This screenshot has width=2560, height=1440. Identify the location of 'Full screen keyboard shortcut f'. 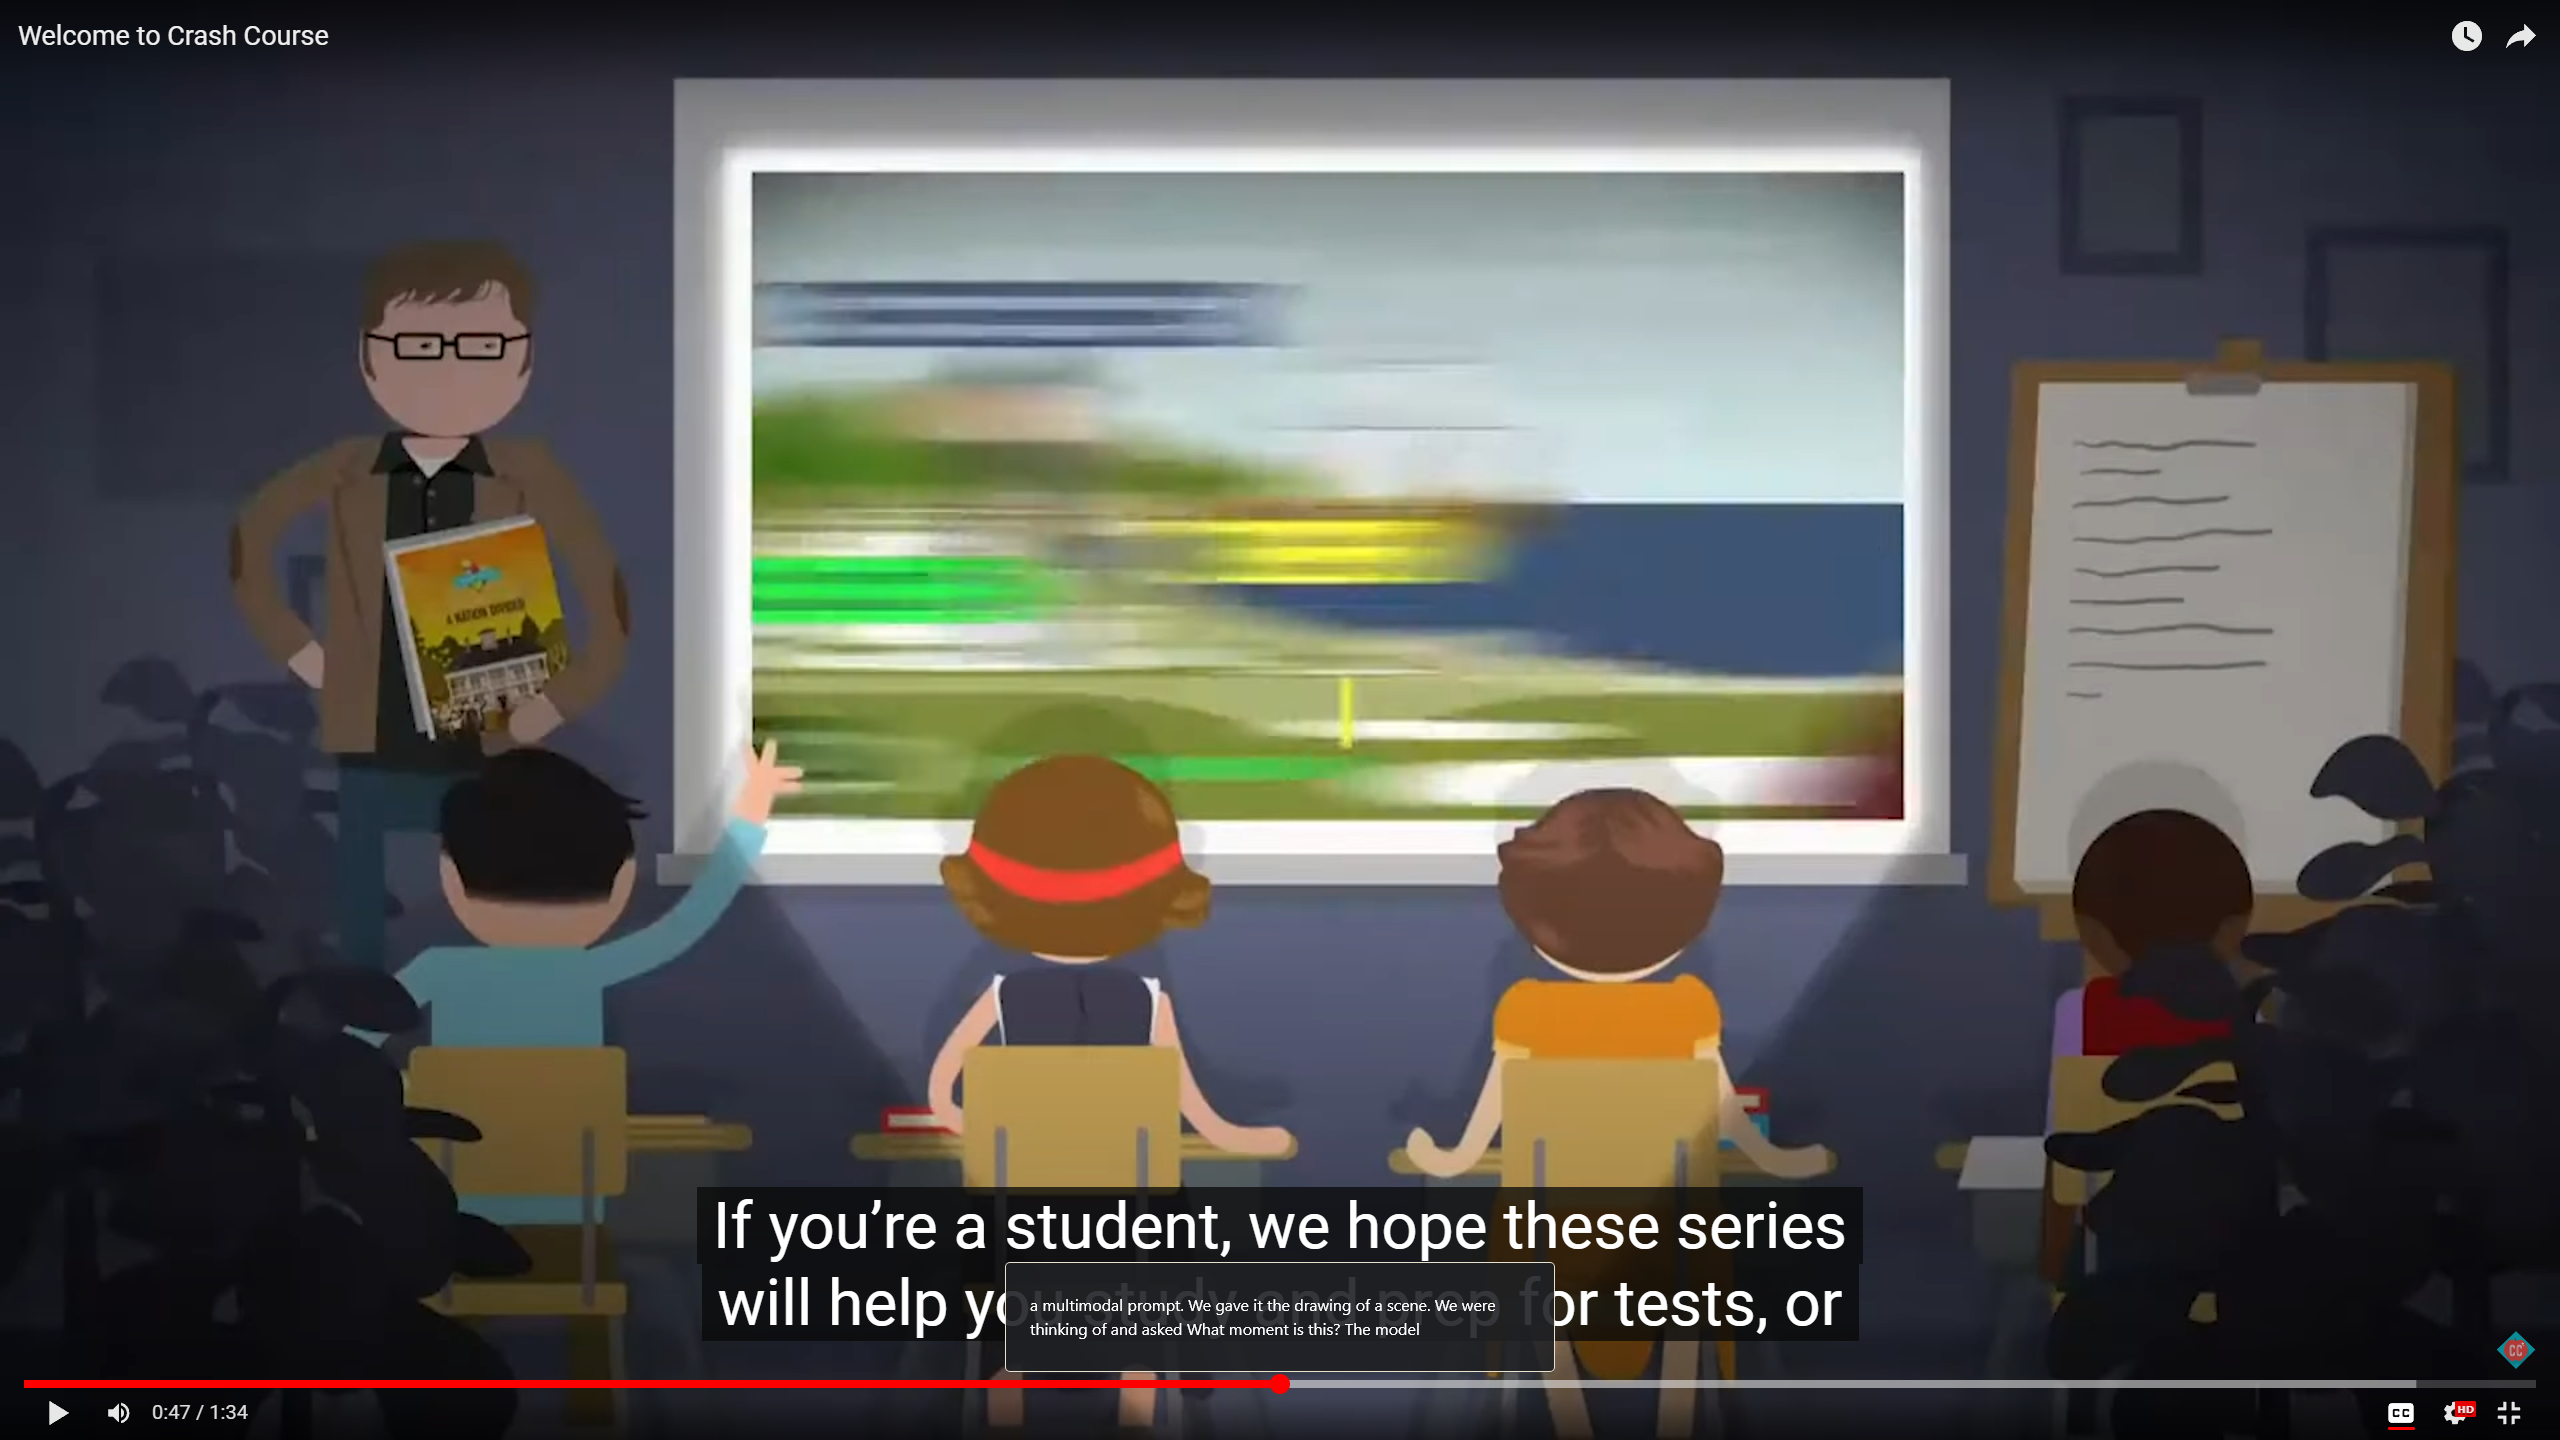
(2510, 1412).